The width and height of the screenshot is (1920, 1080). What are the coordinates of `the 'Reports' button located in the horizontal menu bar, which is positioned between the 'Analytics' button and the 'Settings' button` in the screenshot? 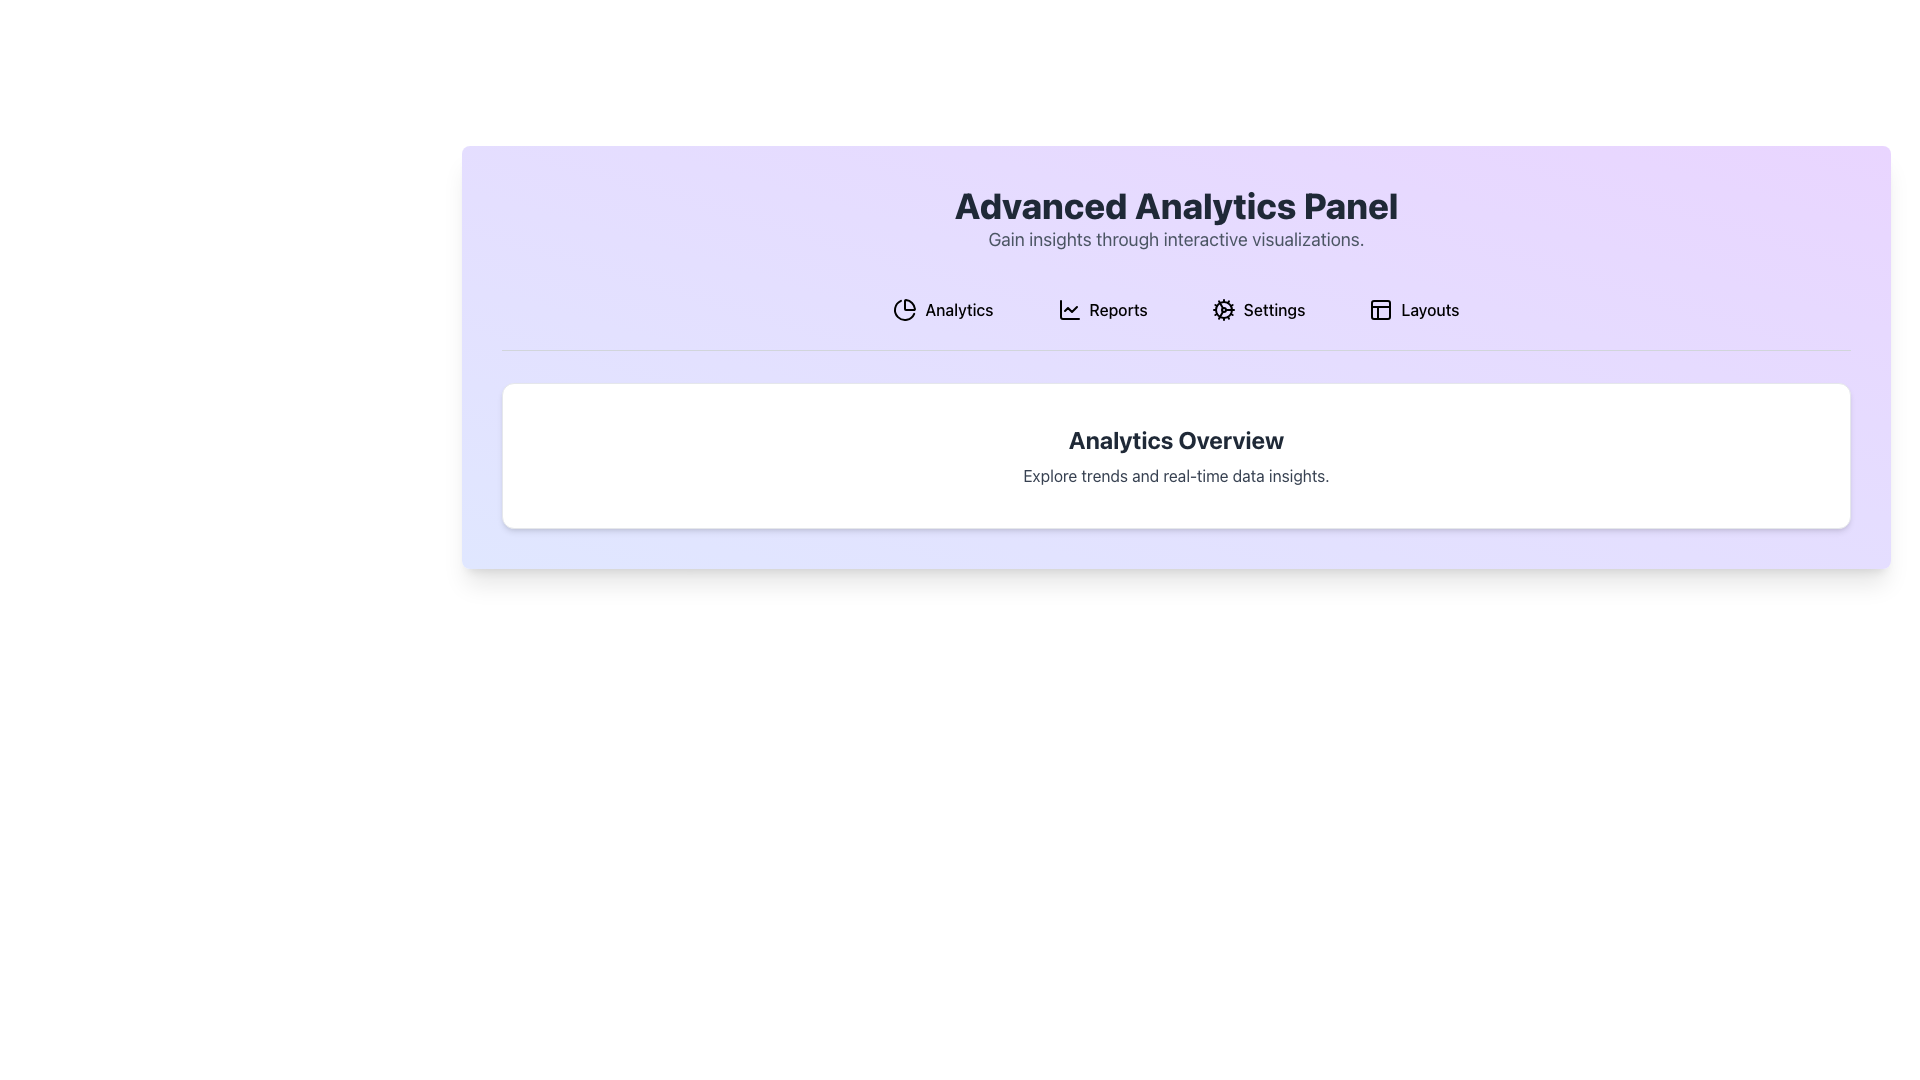 It's located at (1101, 309).